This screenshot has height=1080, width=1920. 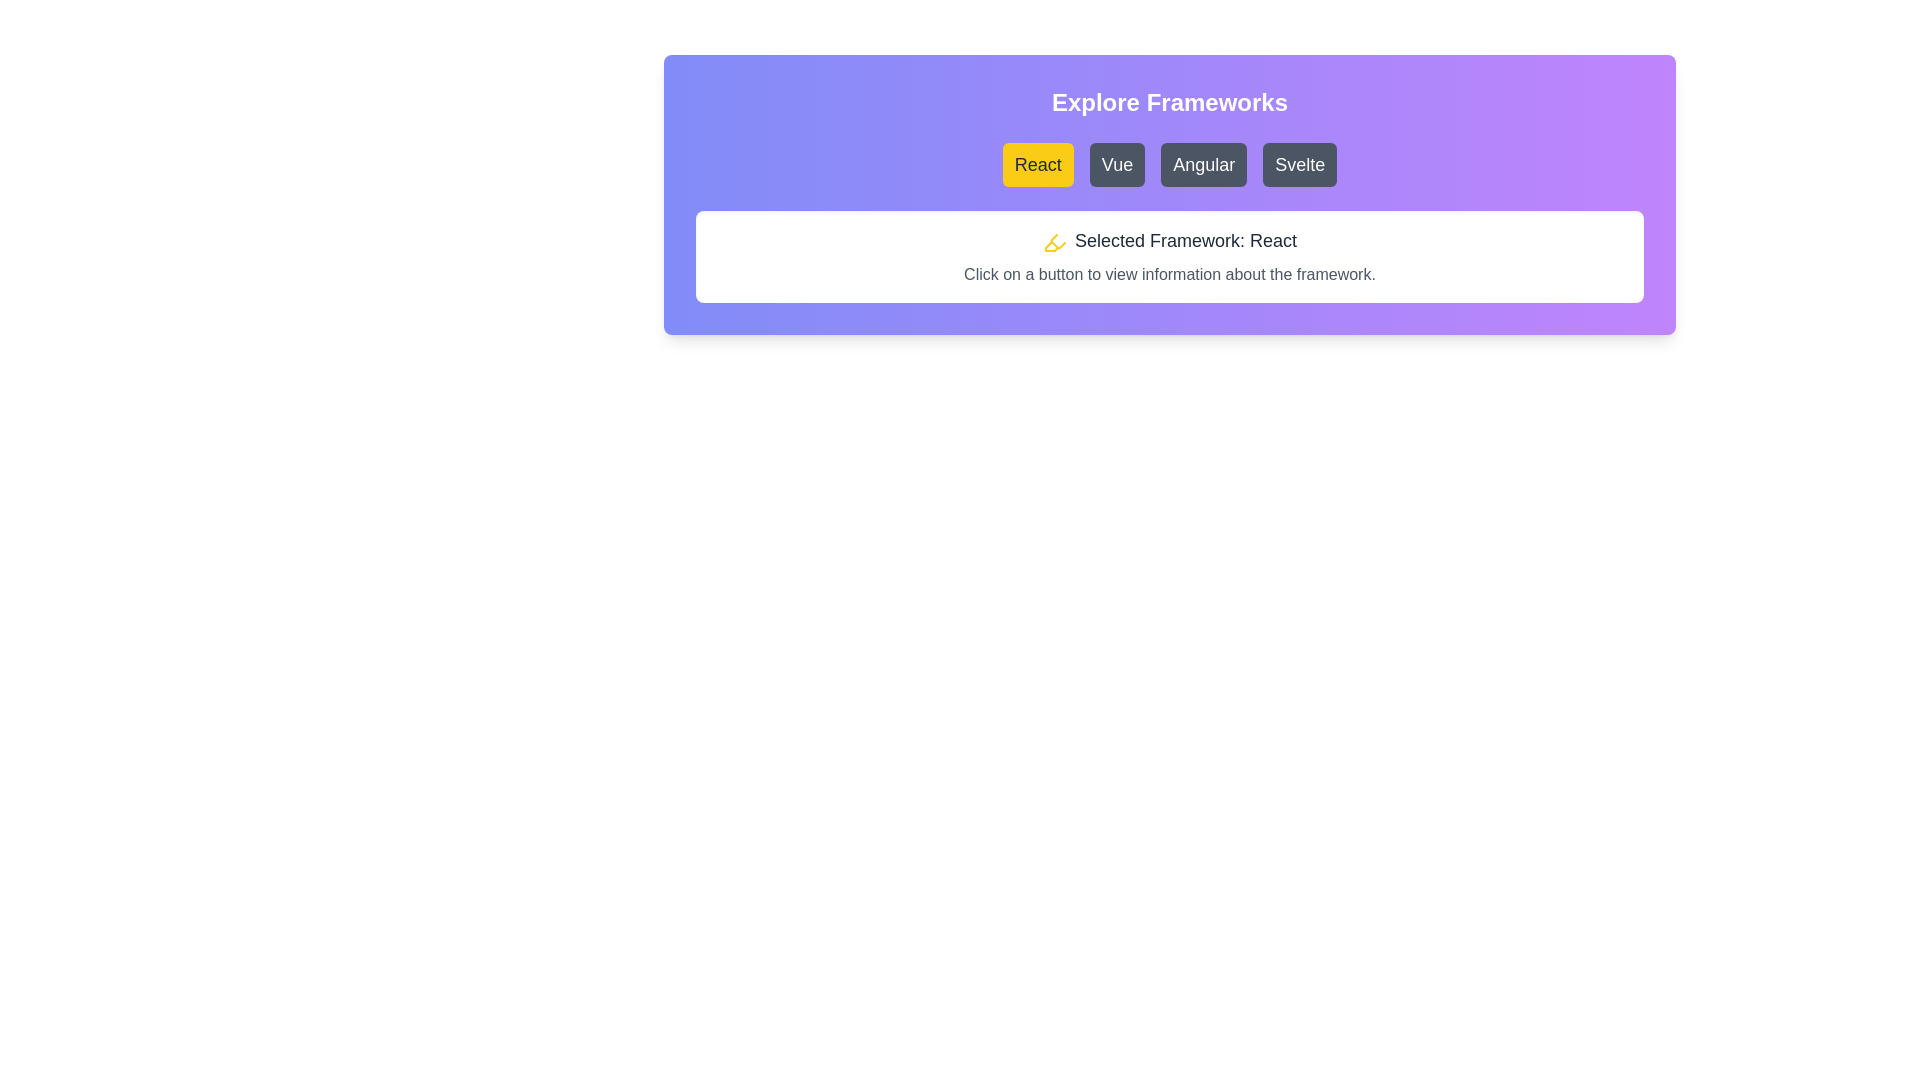 What do you see at coordinates (1038, 164) in the screenshot?
I see `the 'React' button located at the top of the interface to trigger a hover effect, possibly a scaling animation` at bounding box center [1038, 164].